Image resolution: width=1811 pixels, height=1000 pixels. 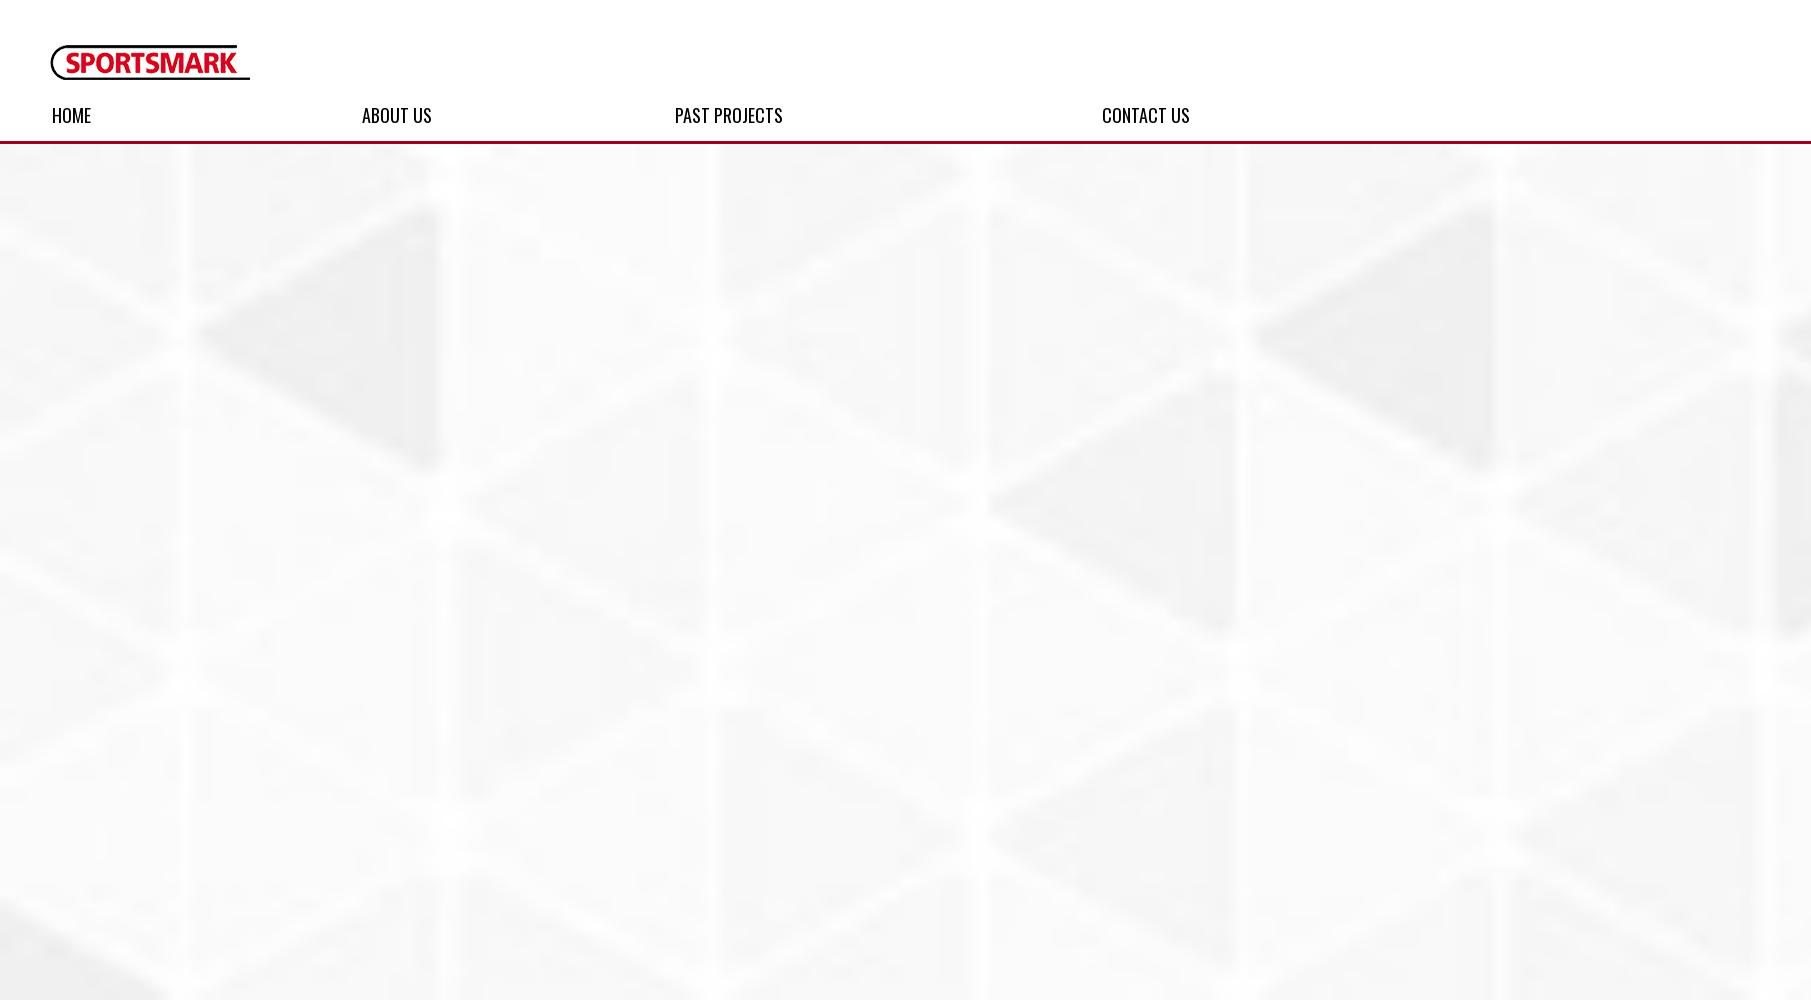 What do you see at coordinates (165, 522) in the screenshot?
I see `'Football'` at bounding box center [165, 522].